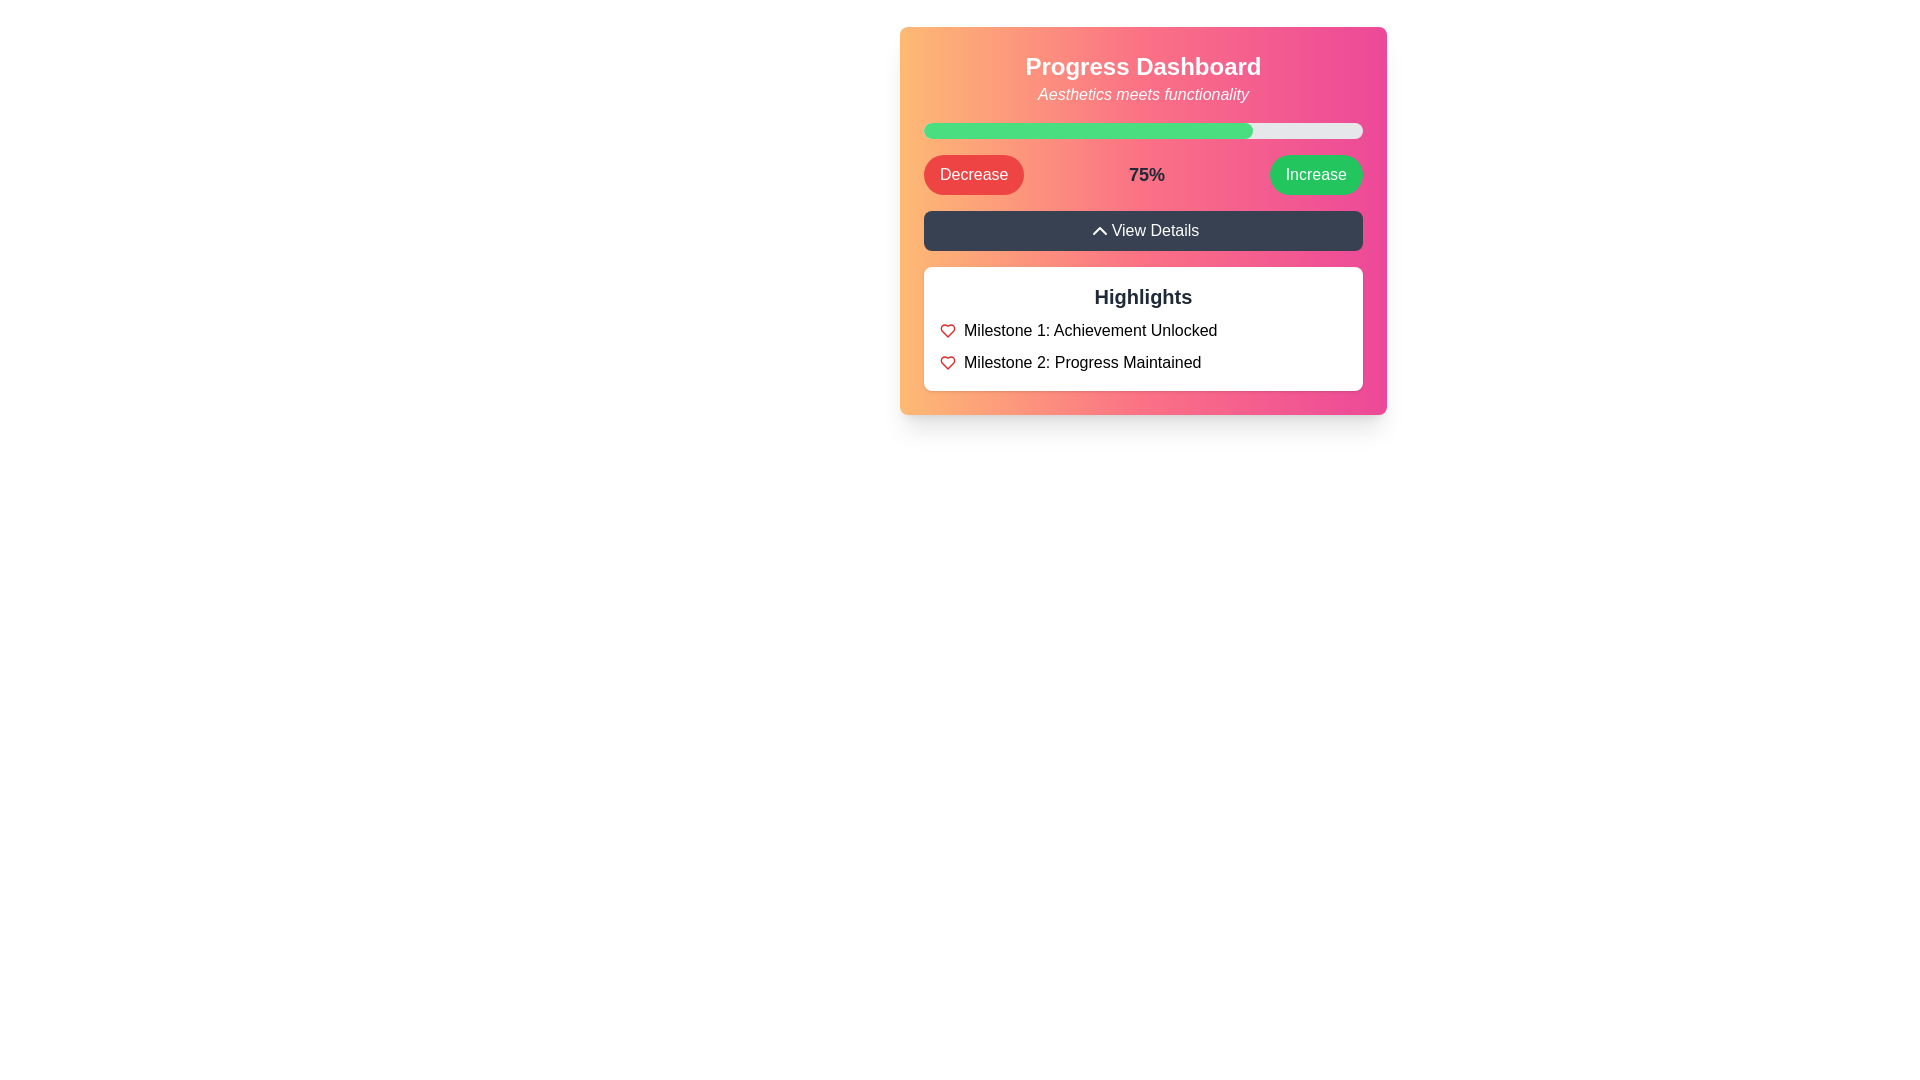  What do you see at coordinates (1143, 362) in the screenshot?
I see `the text section stating 'Milestone 2: Progress Maintained' with a red heart icon, located in the 'Highlights' section below the main content area` at bounding box center [1143, 362].